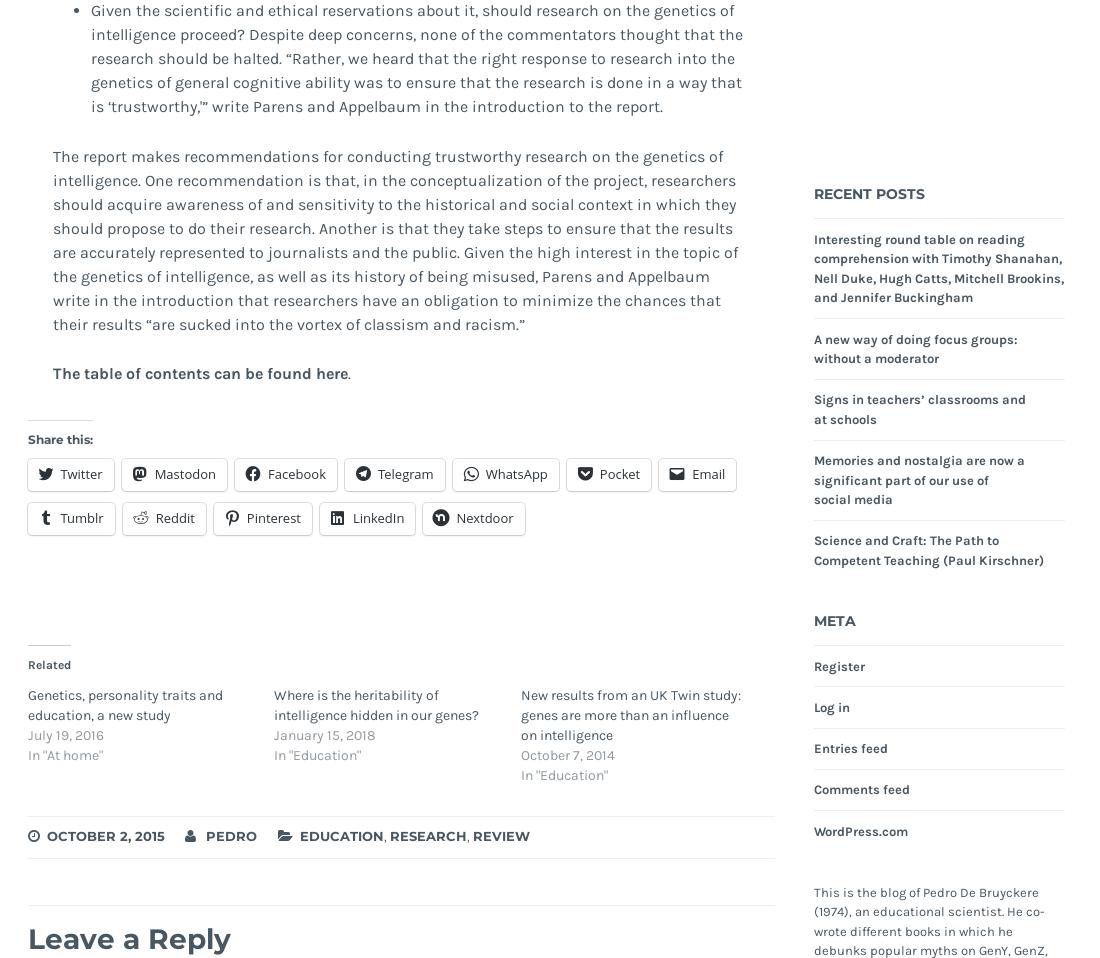  What do you see at coordinates (813, 408) in the screenshot?
I see `'Signs in teachers’ classrooms and at schools'` at bounding box center [813, 408].